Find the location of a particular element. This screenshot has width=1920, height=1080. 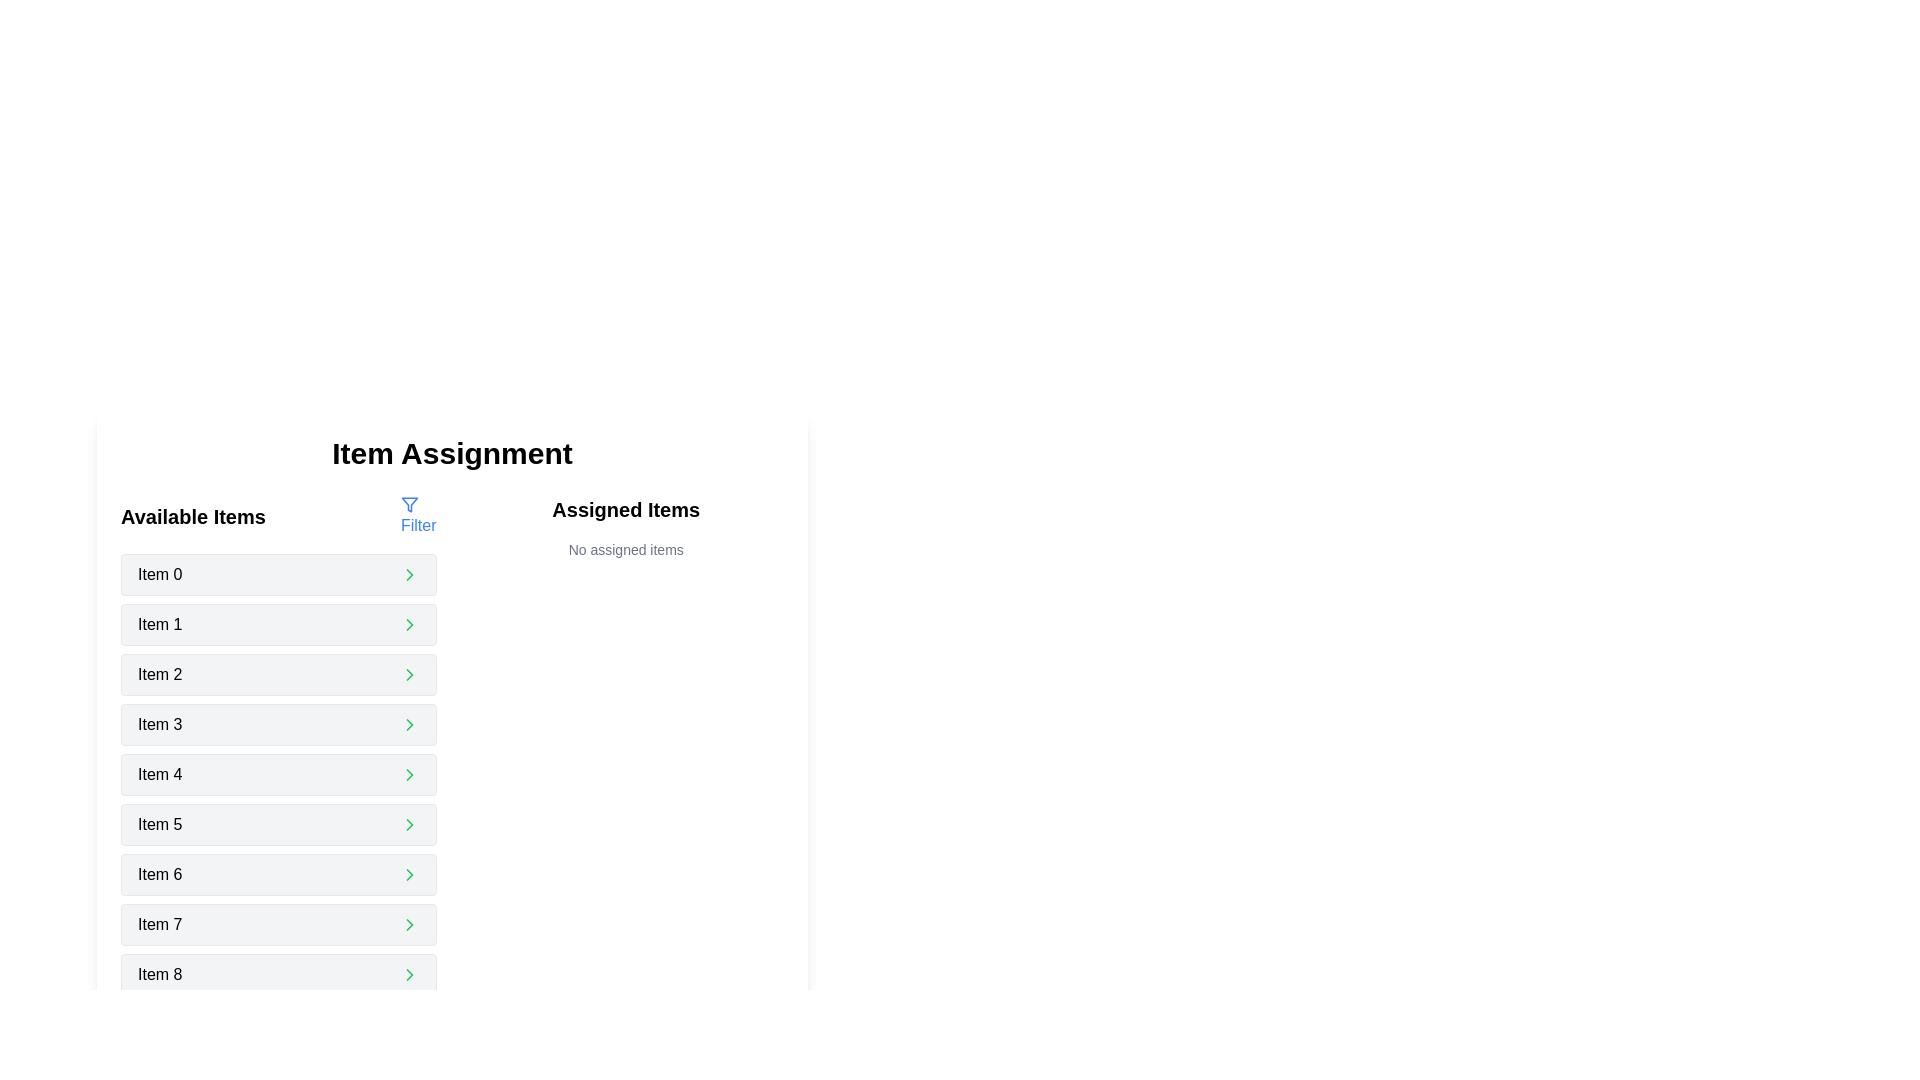

the small right-pointing chevron icon is located at coordinates (408, 974).